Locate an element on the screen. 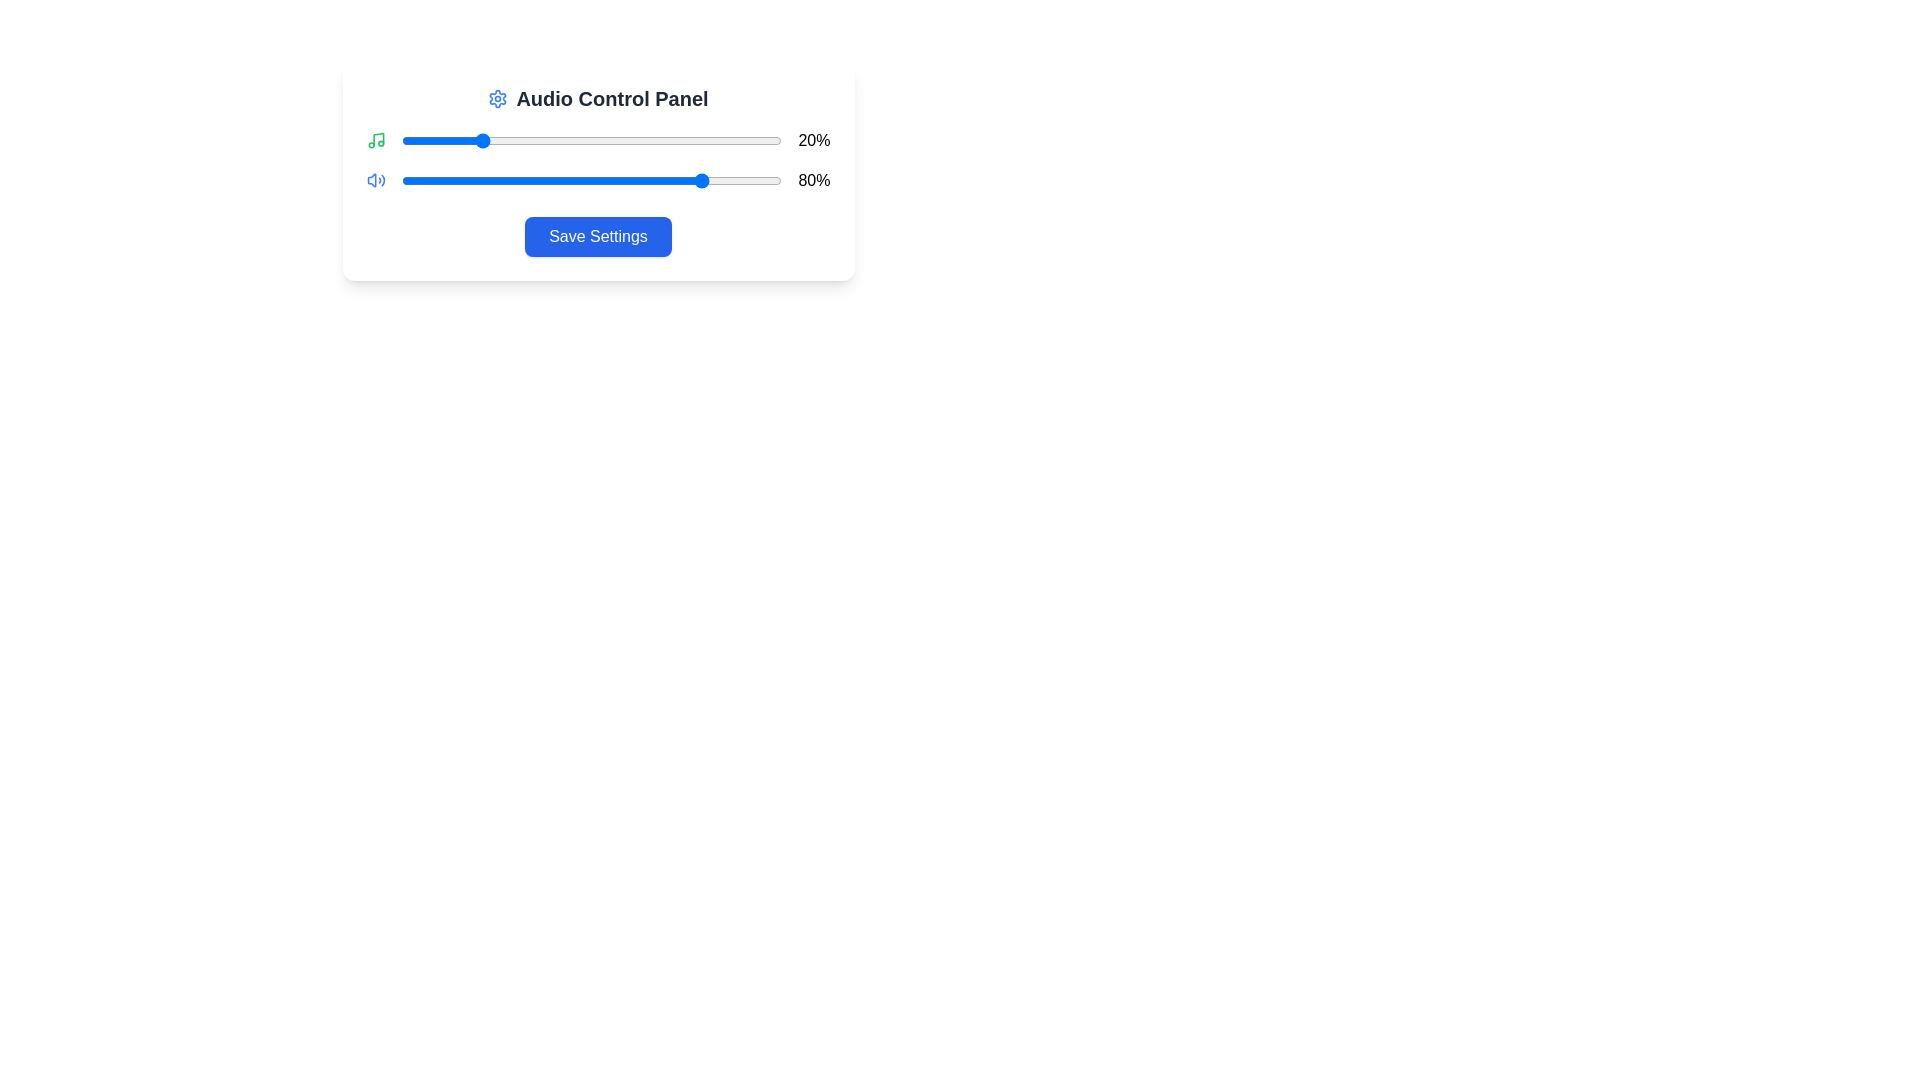  the 'Save Settings' button to observe hover effects is located at coordinates (597, 235).